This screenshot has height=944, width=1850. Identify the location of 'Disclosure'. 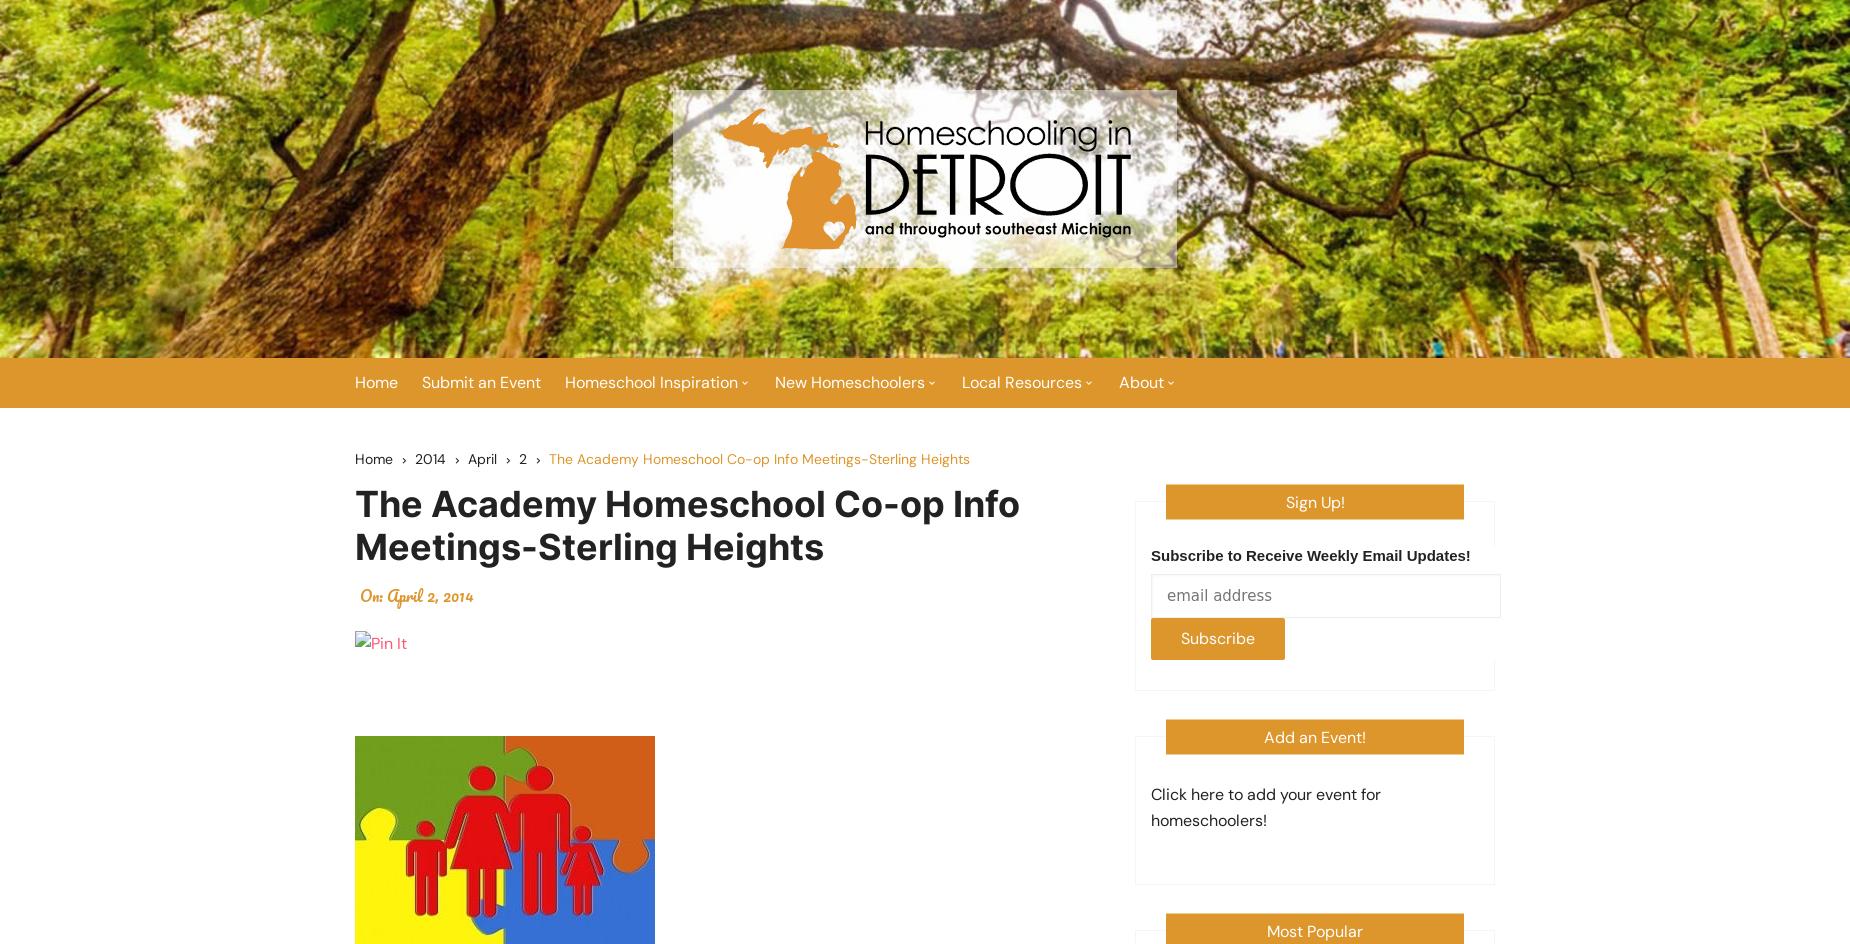
(1170, 613).